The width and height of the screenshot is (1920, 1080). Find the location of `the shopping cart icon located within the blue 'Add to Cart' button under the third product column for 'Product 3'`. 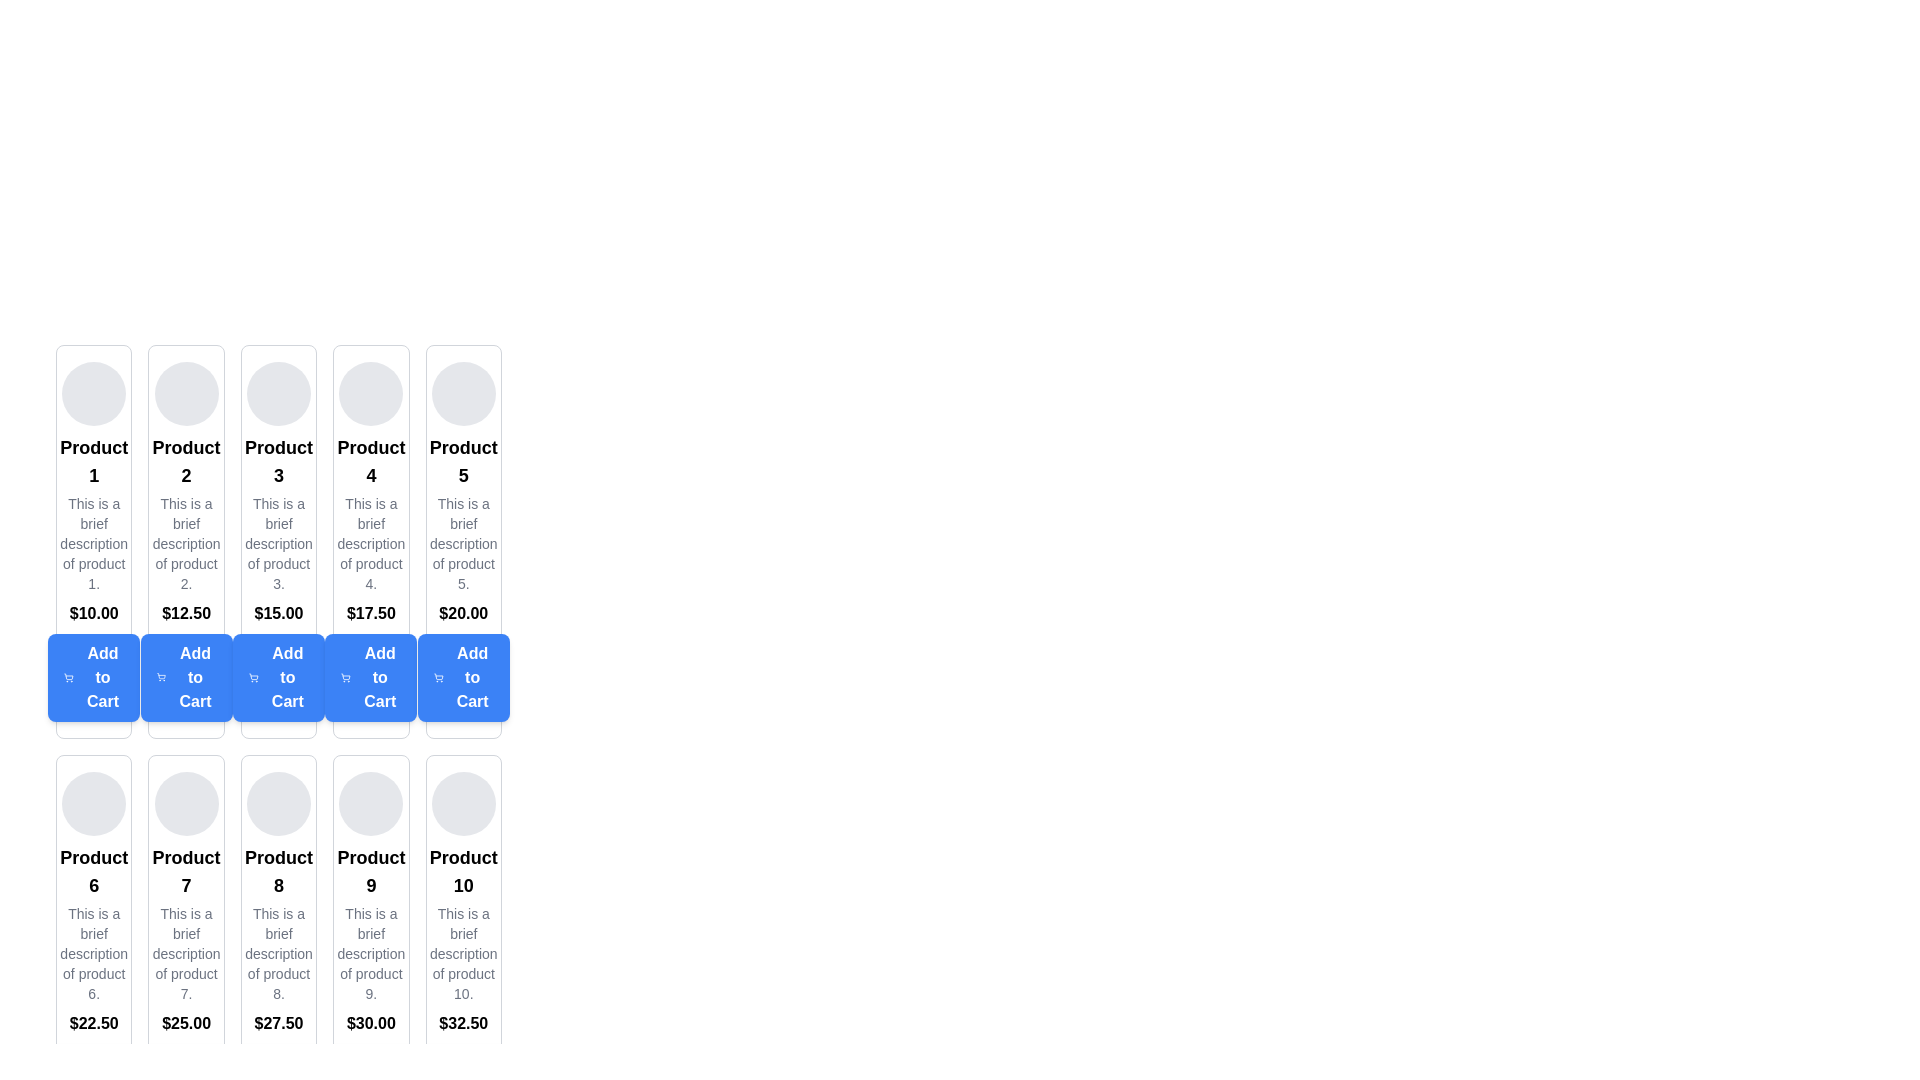

the shopping cart icon located within the blue 'Add to Cart' button under the third product column for 'Product 3' is located at coordinates (252, 677).